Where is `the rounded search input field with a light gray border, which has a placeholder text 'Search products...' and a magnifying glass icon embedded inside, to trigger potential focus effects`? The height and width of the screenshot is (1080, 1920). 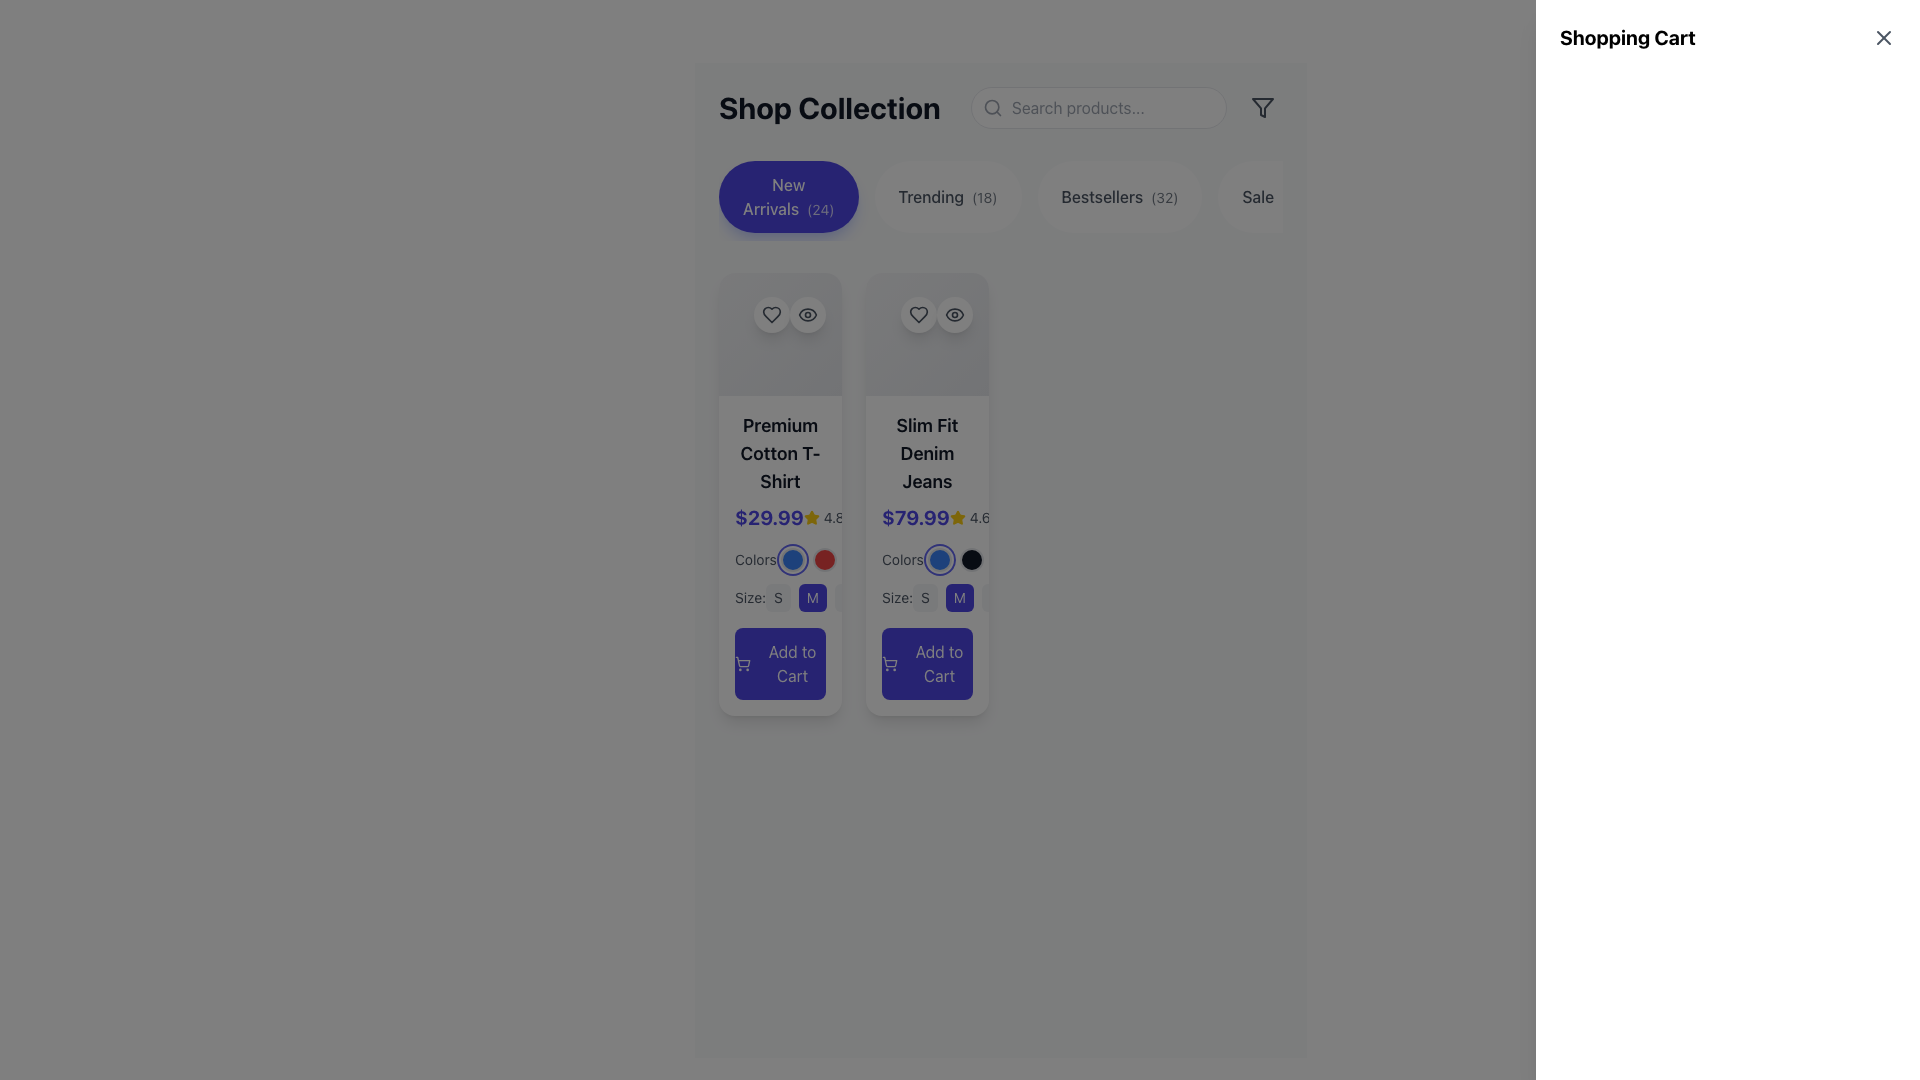
the rounded search input field with a light gray border, which has a placeholder text 'Search products...' and a magnifying glass icon embedded inside, to trigger potential focus effects is located at coordinates (1098, 108).